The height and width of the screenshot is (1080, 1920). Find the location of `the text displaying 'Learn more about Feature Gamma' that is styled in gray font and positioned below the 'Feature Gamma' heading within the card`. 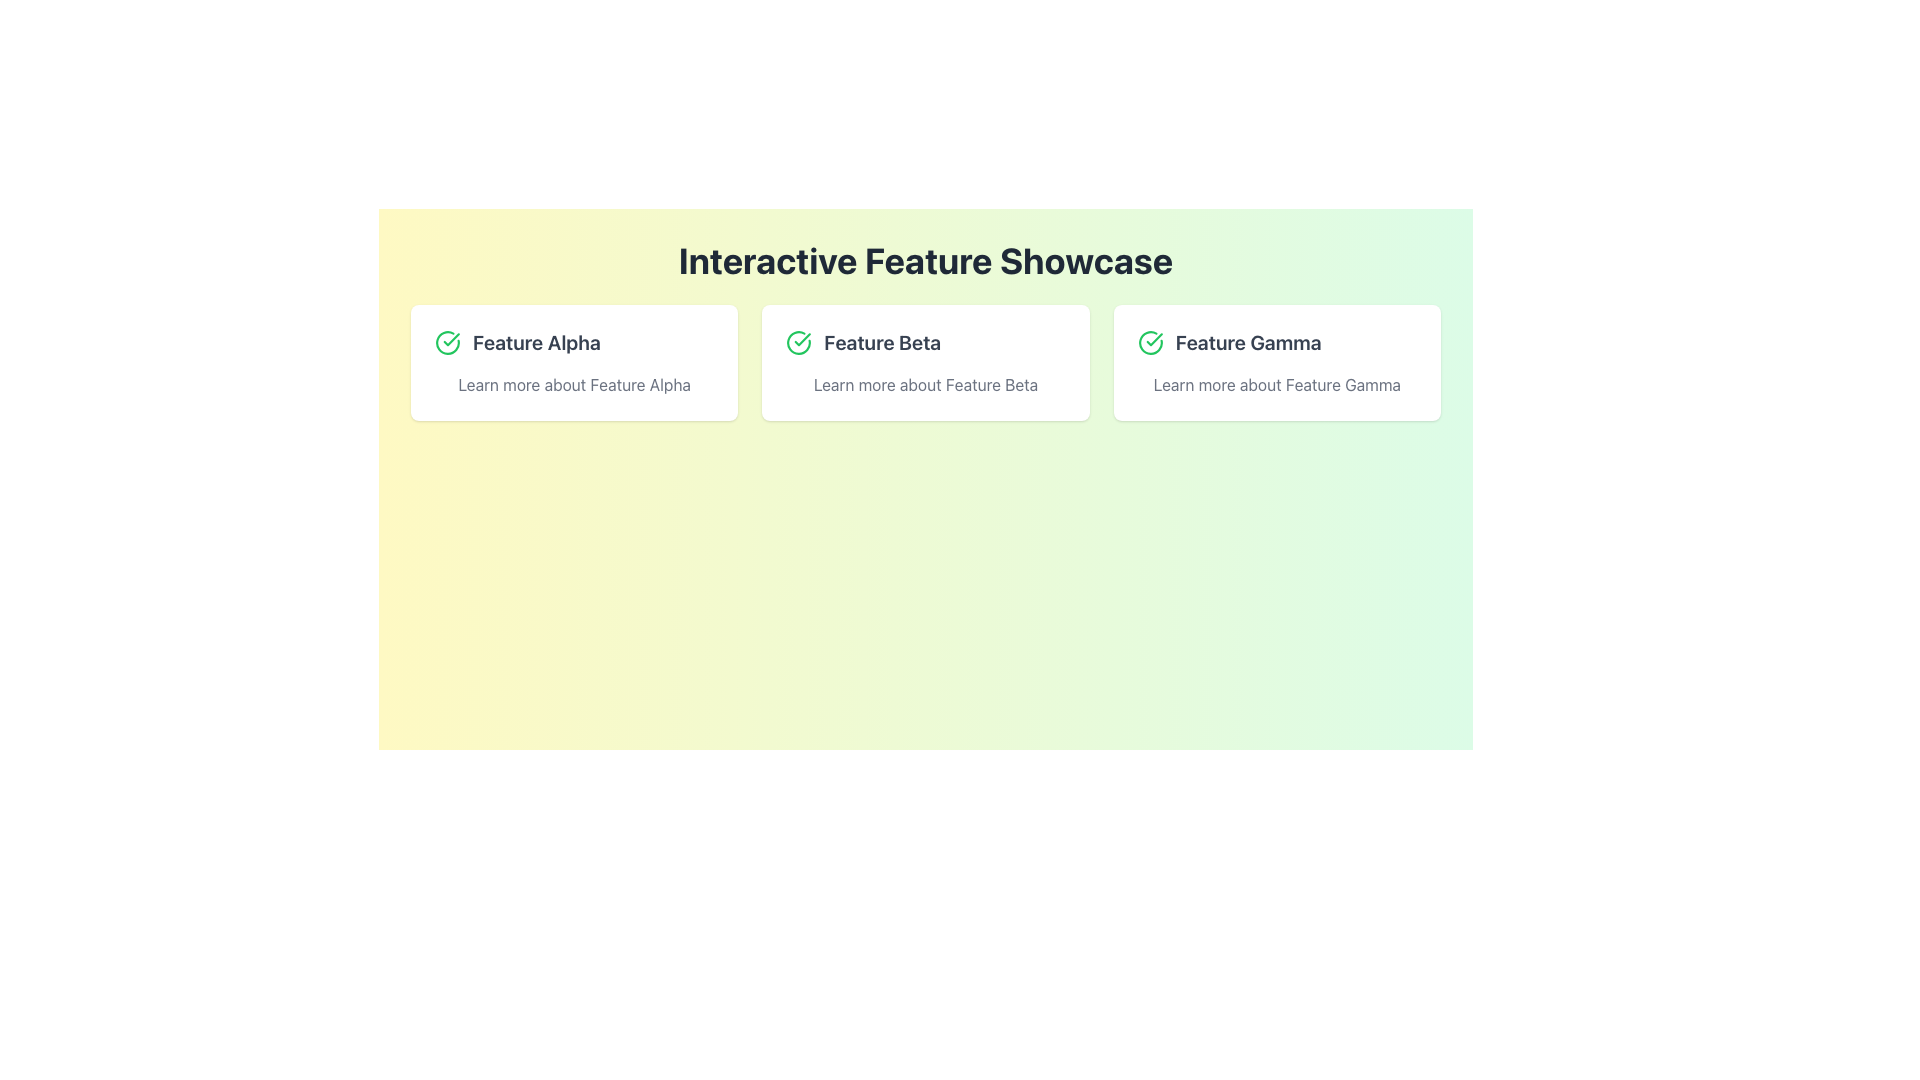

the text displaying 'Learn more about Feature Gamma' that is styled in gray font and positioned below the 'Feature Gamma' heading within the card is located at coordinates (1276, 385).